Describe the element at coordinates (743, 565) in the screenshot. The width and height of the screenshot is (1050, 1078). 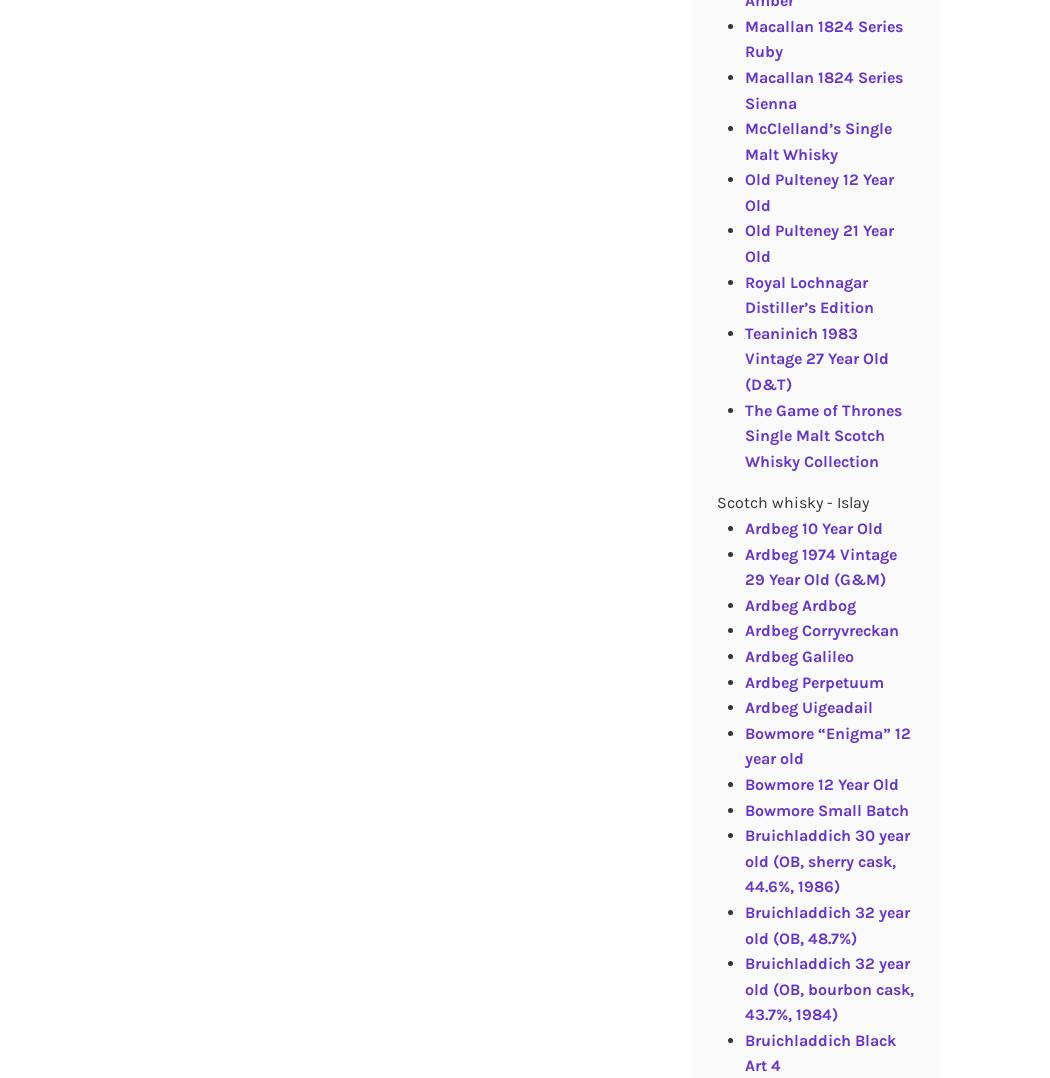
I see `'Ardbeg 1974 Vintage 29 Year Old (G&M)'` at that location.